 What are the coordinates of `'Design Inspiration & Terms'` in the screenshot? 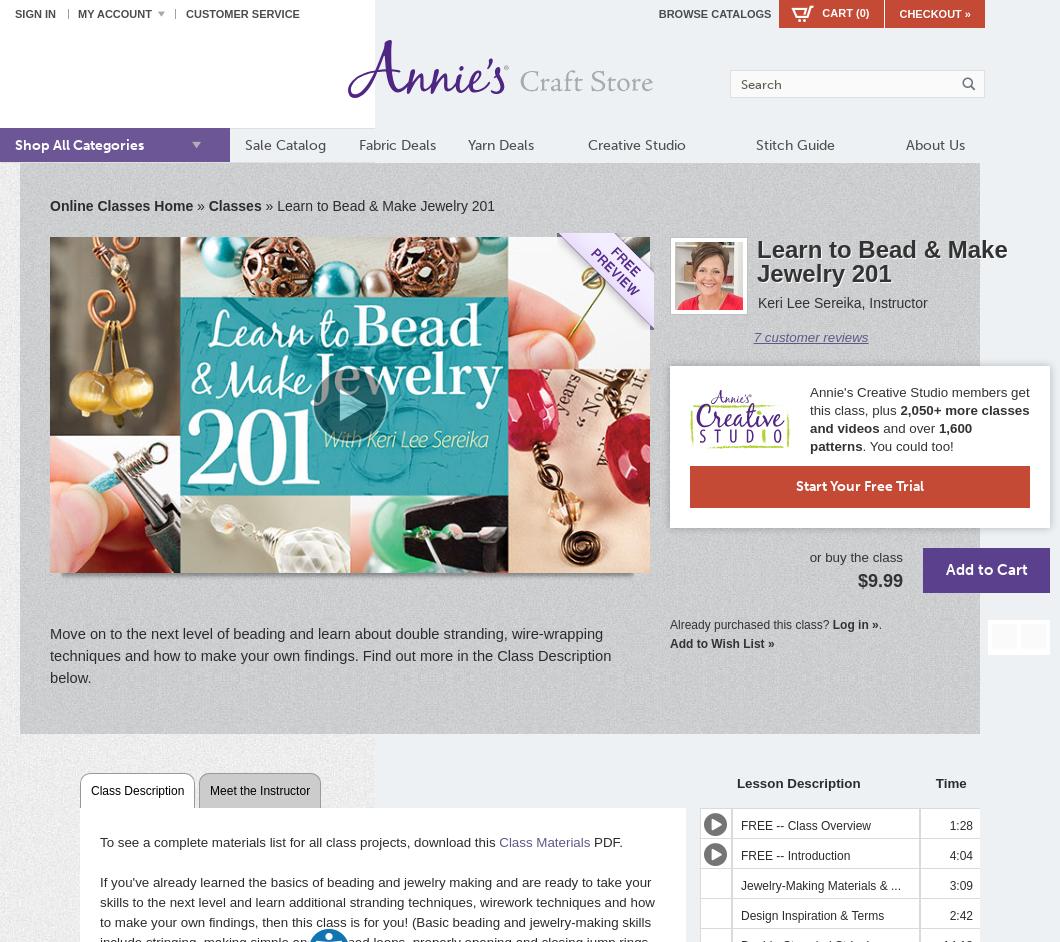 It's located at (811, 913).